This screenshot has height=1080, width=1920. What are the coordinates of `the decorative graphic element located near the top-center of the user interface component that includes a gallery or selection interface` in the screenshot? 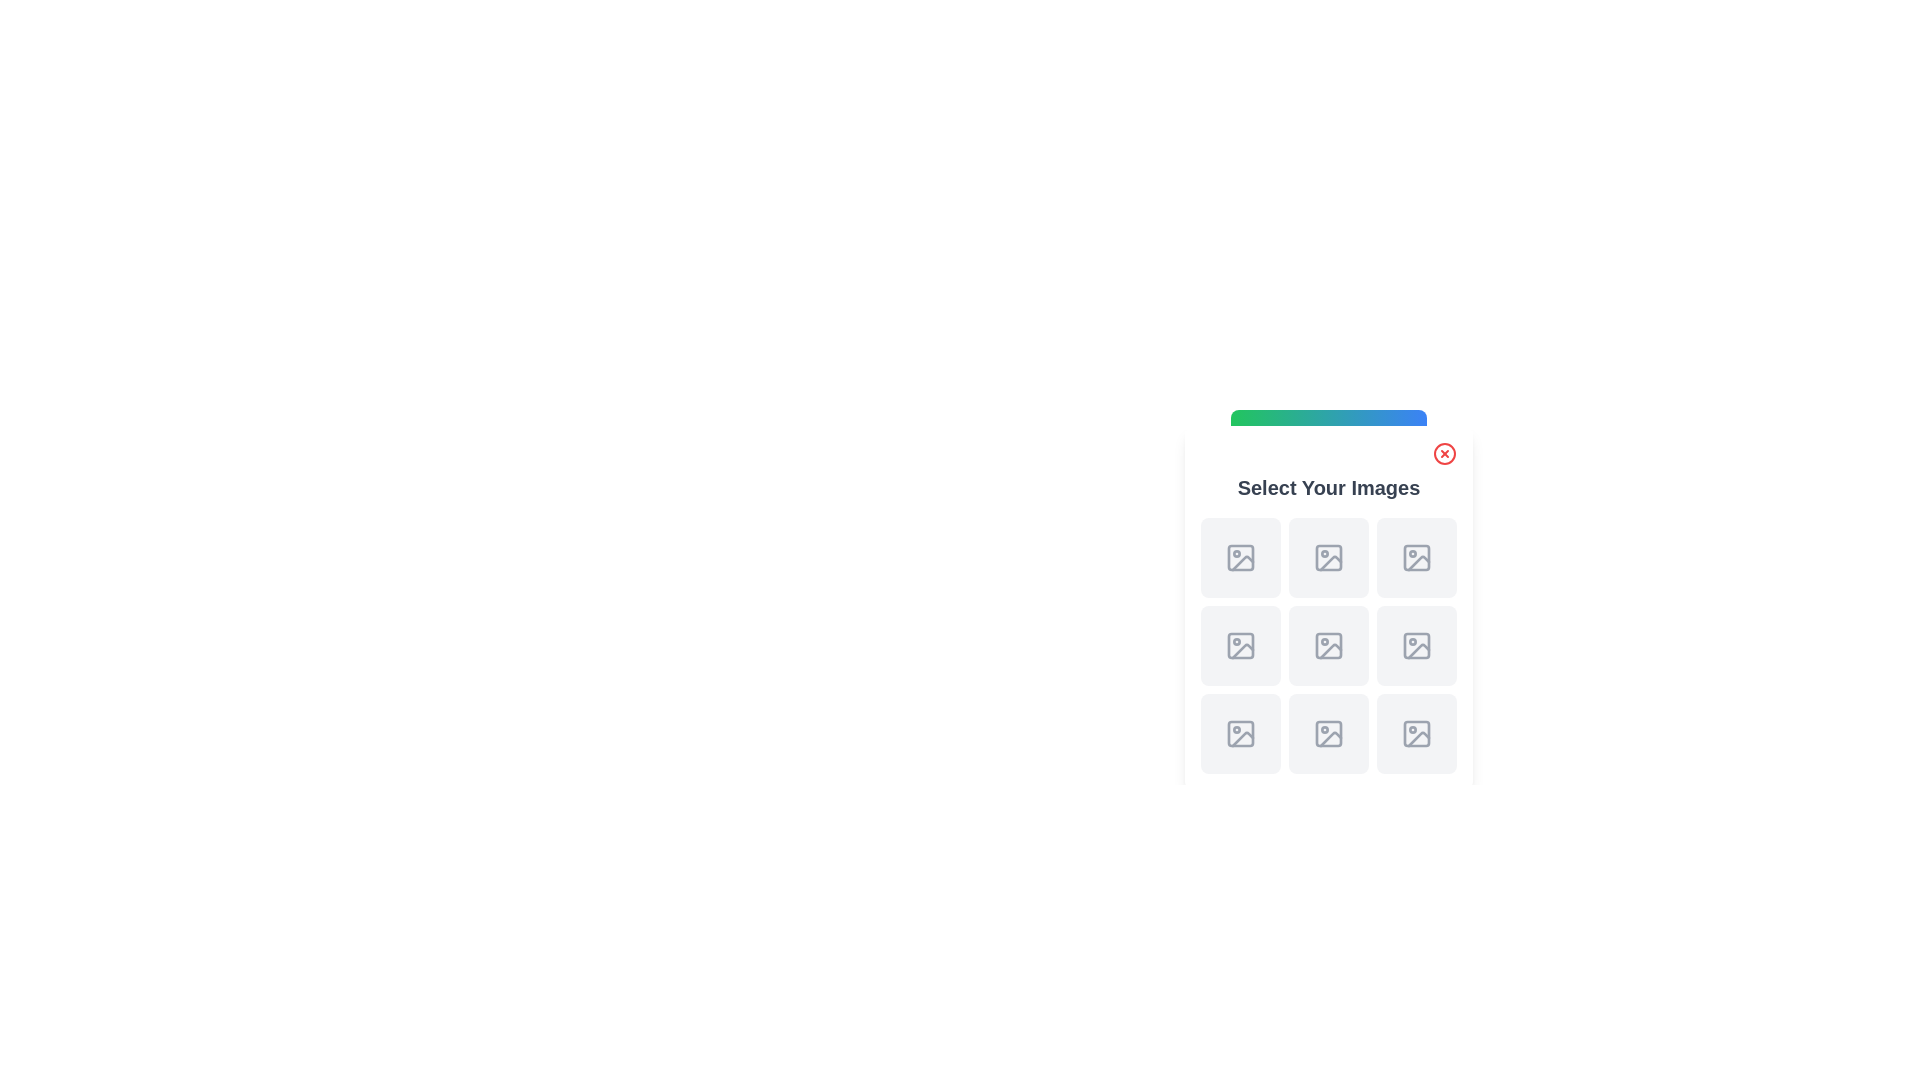 It's located at (1266, 434).